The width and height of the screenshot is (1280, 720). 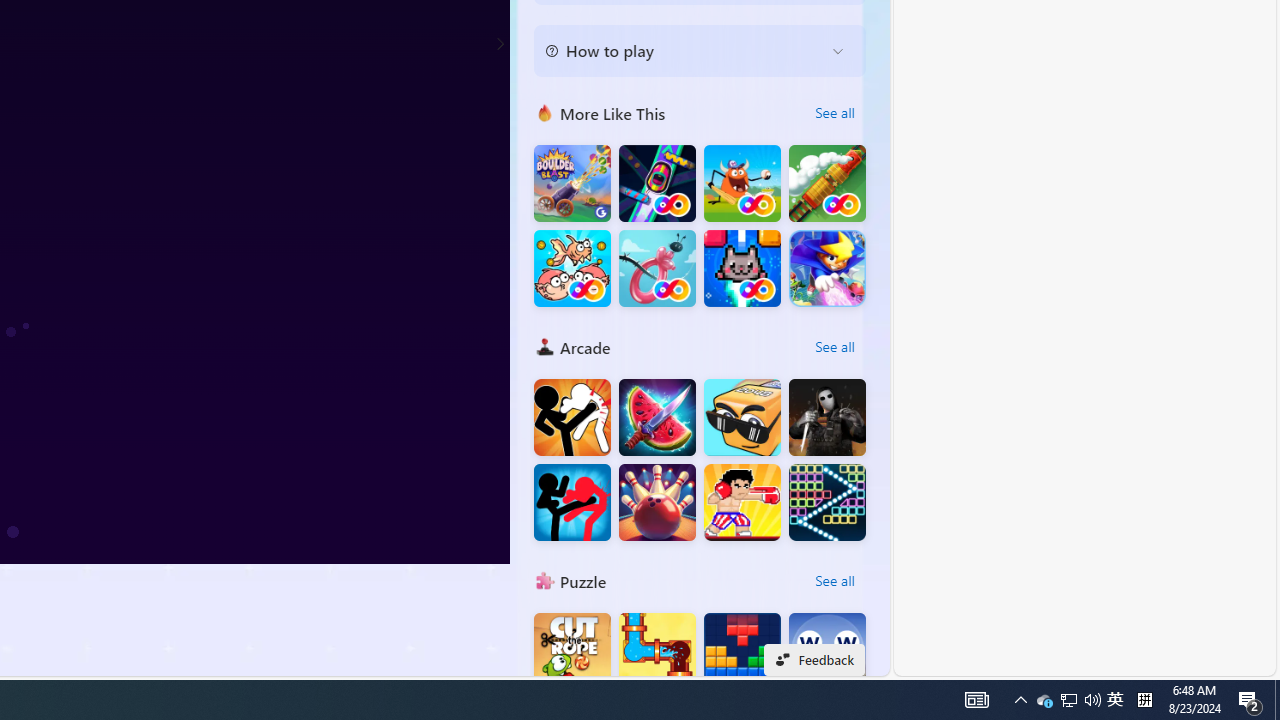 I want to click on 'Fruit Chopper', so click(x=657, y=416).